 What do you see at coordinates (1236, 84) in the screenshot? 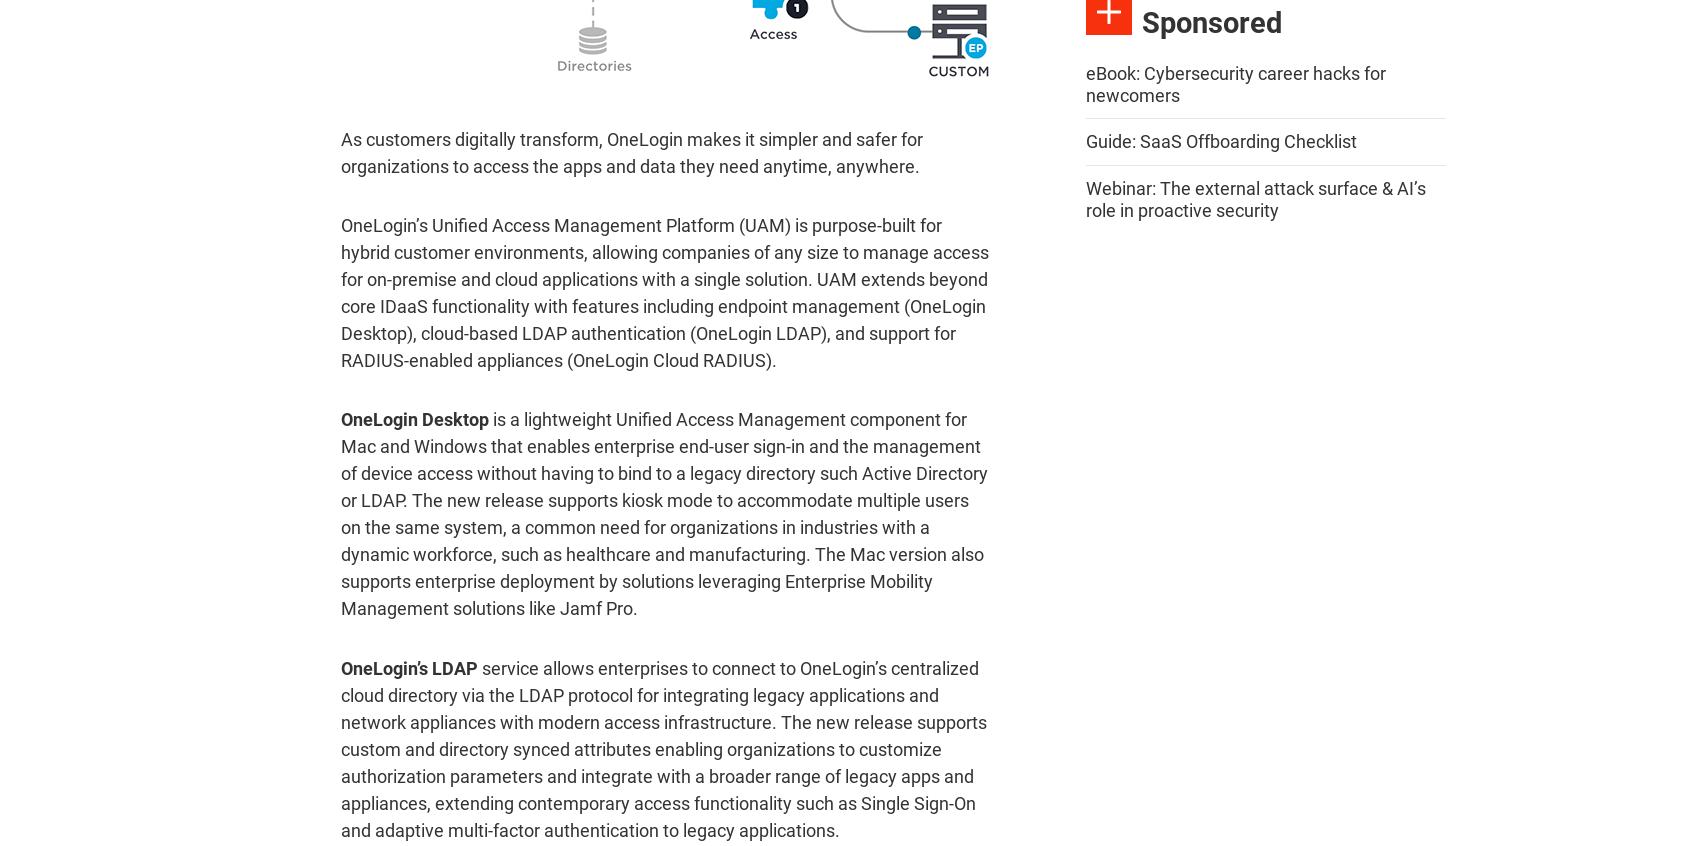
I see `'eBook: Cybersecurity career hacks for newcomers'` at bounding box center [1236, 84].